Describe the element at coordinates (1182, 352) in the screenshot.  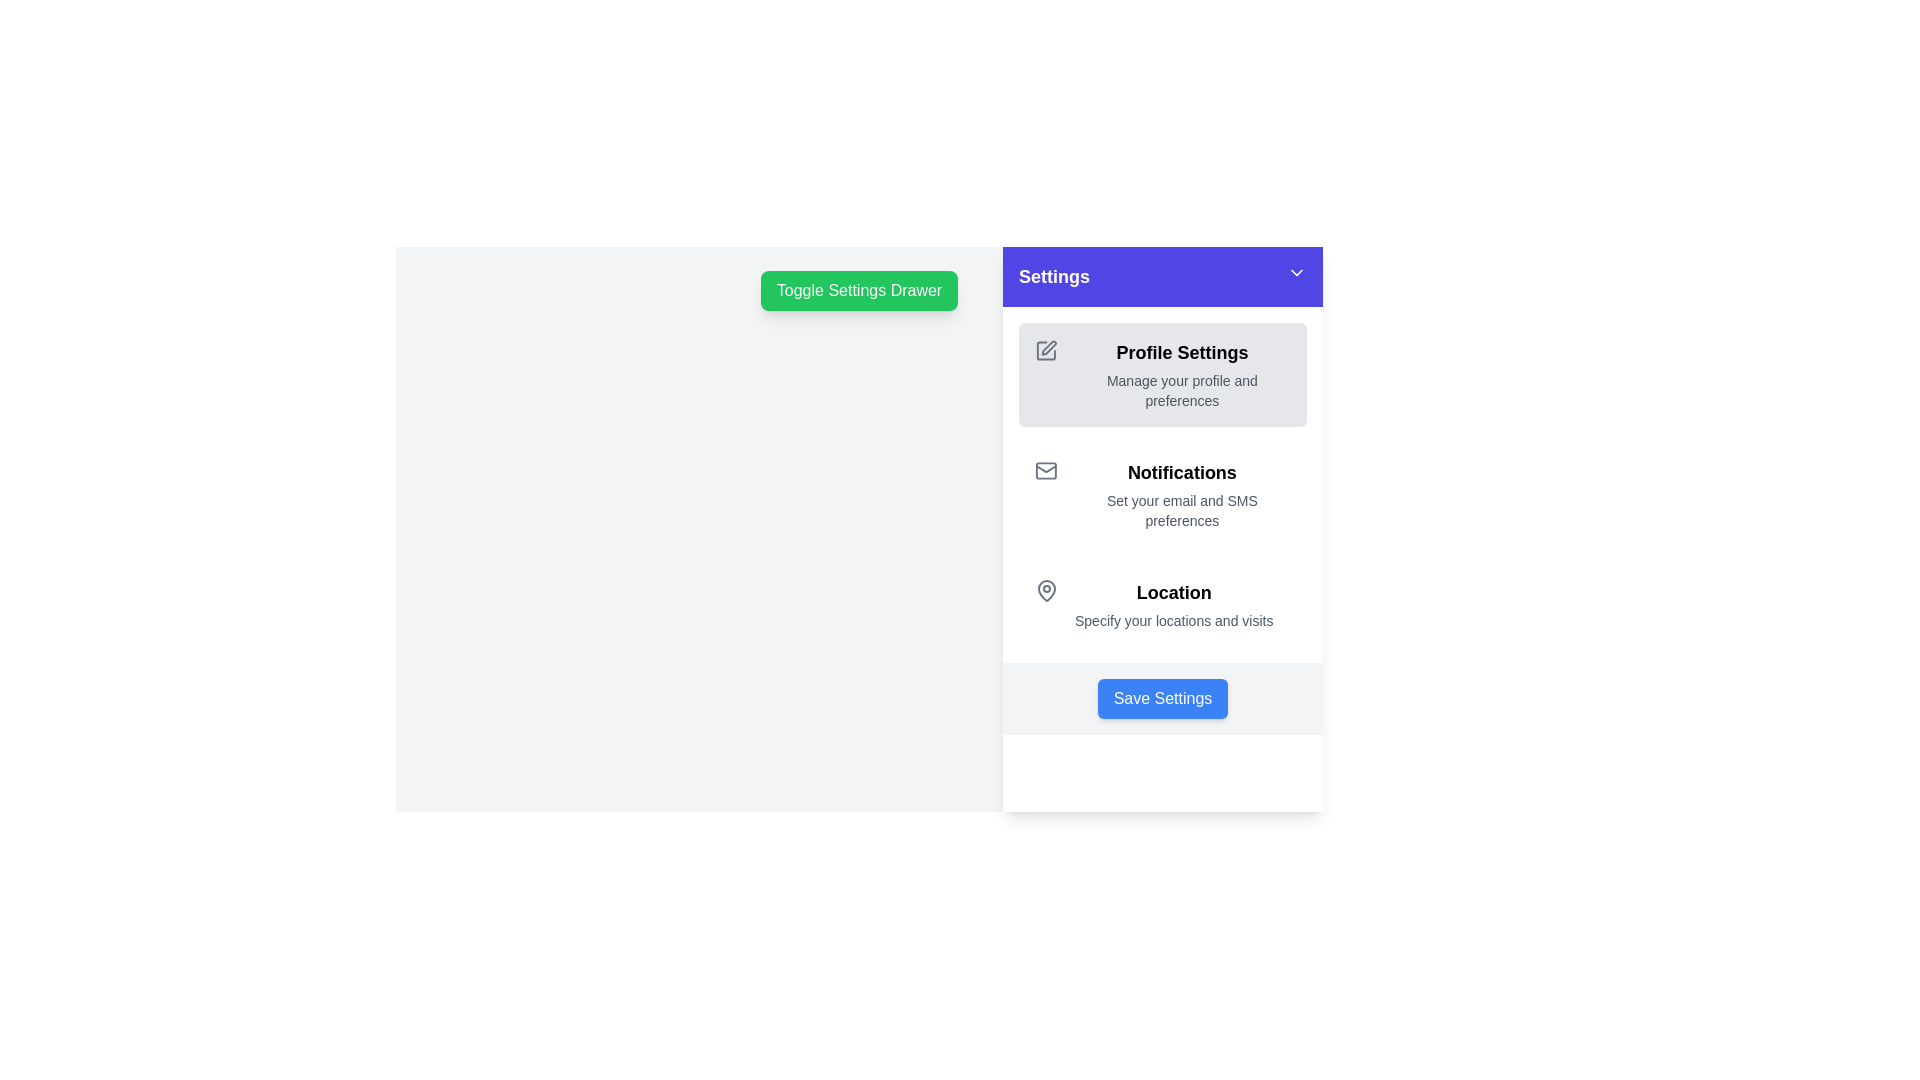
I see `the bold text label 'Profile Settings' located at the top of the settings panel in the right section of the interface` at that location.